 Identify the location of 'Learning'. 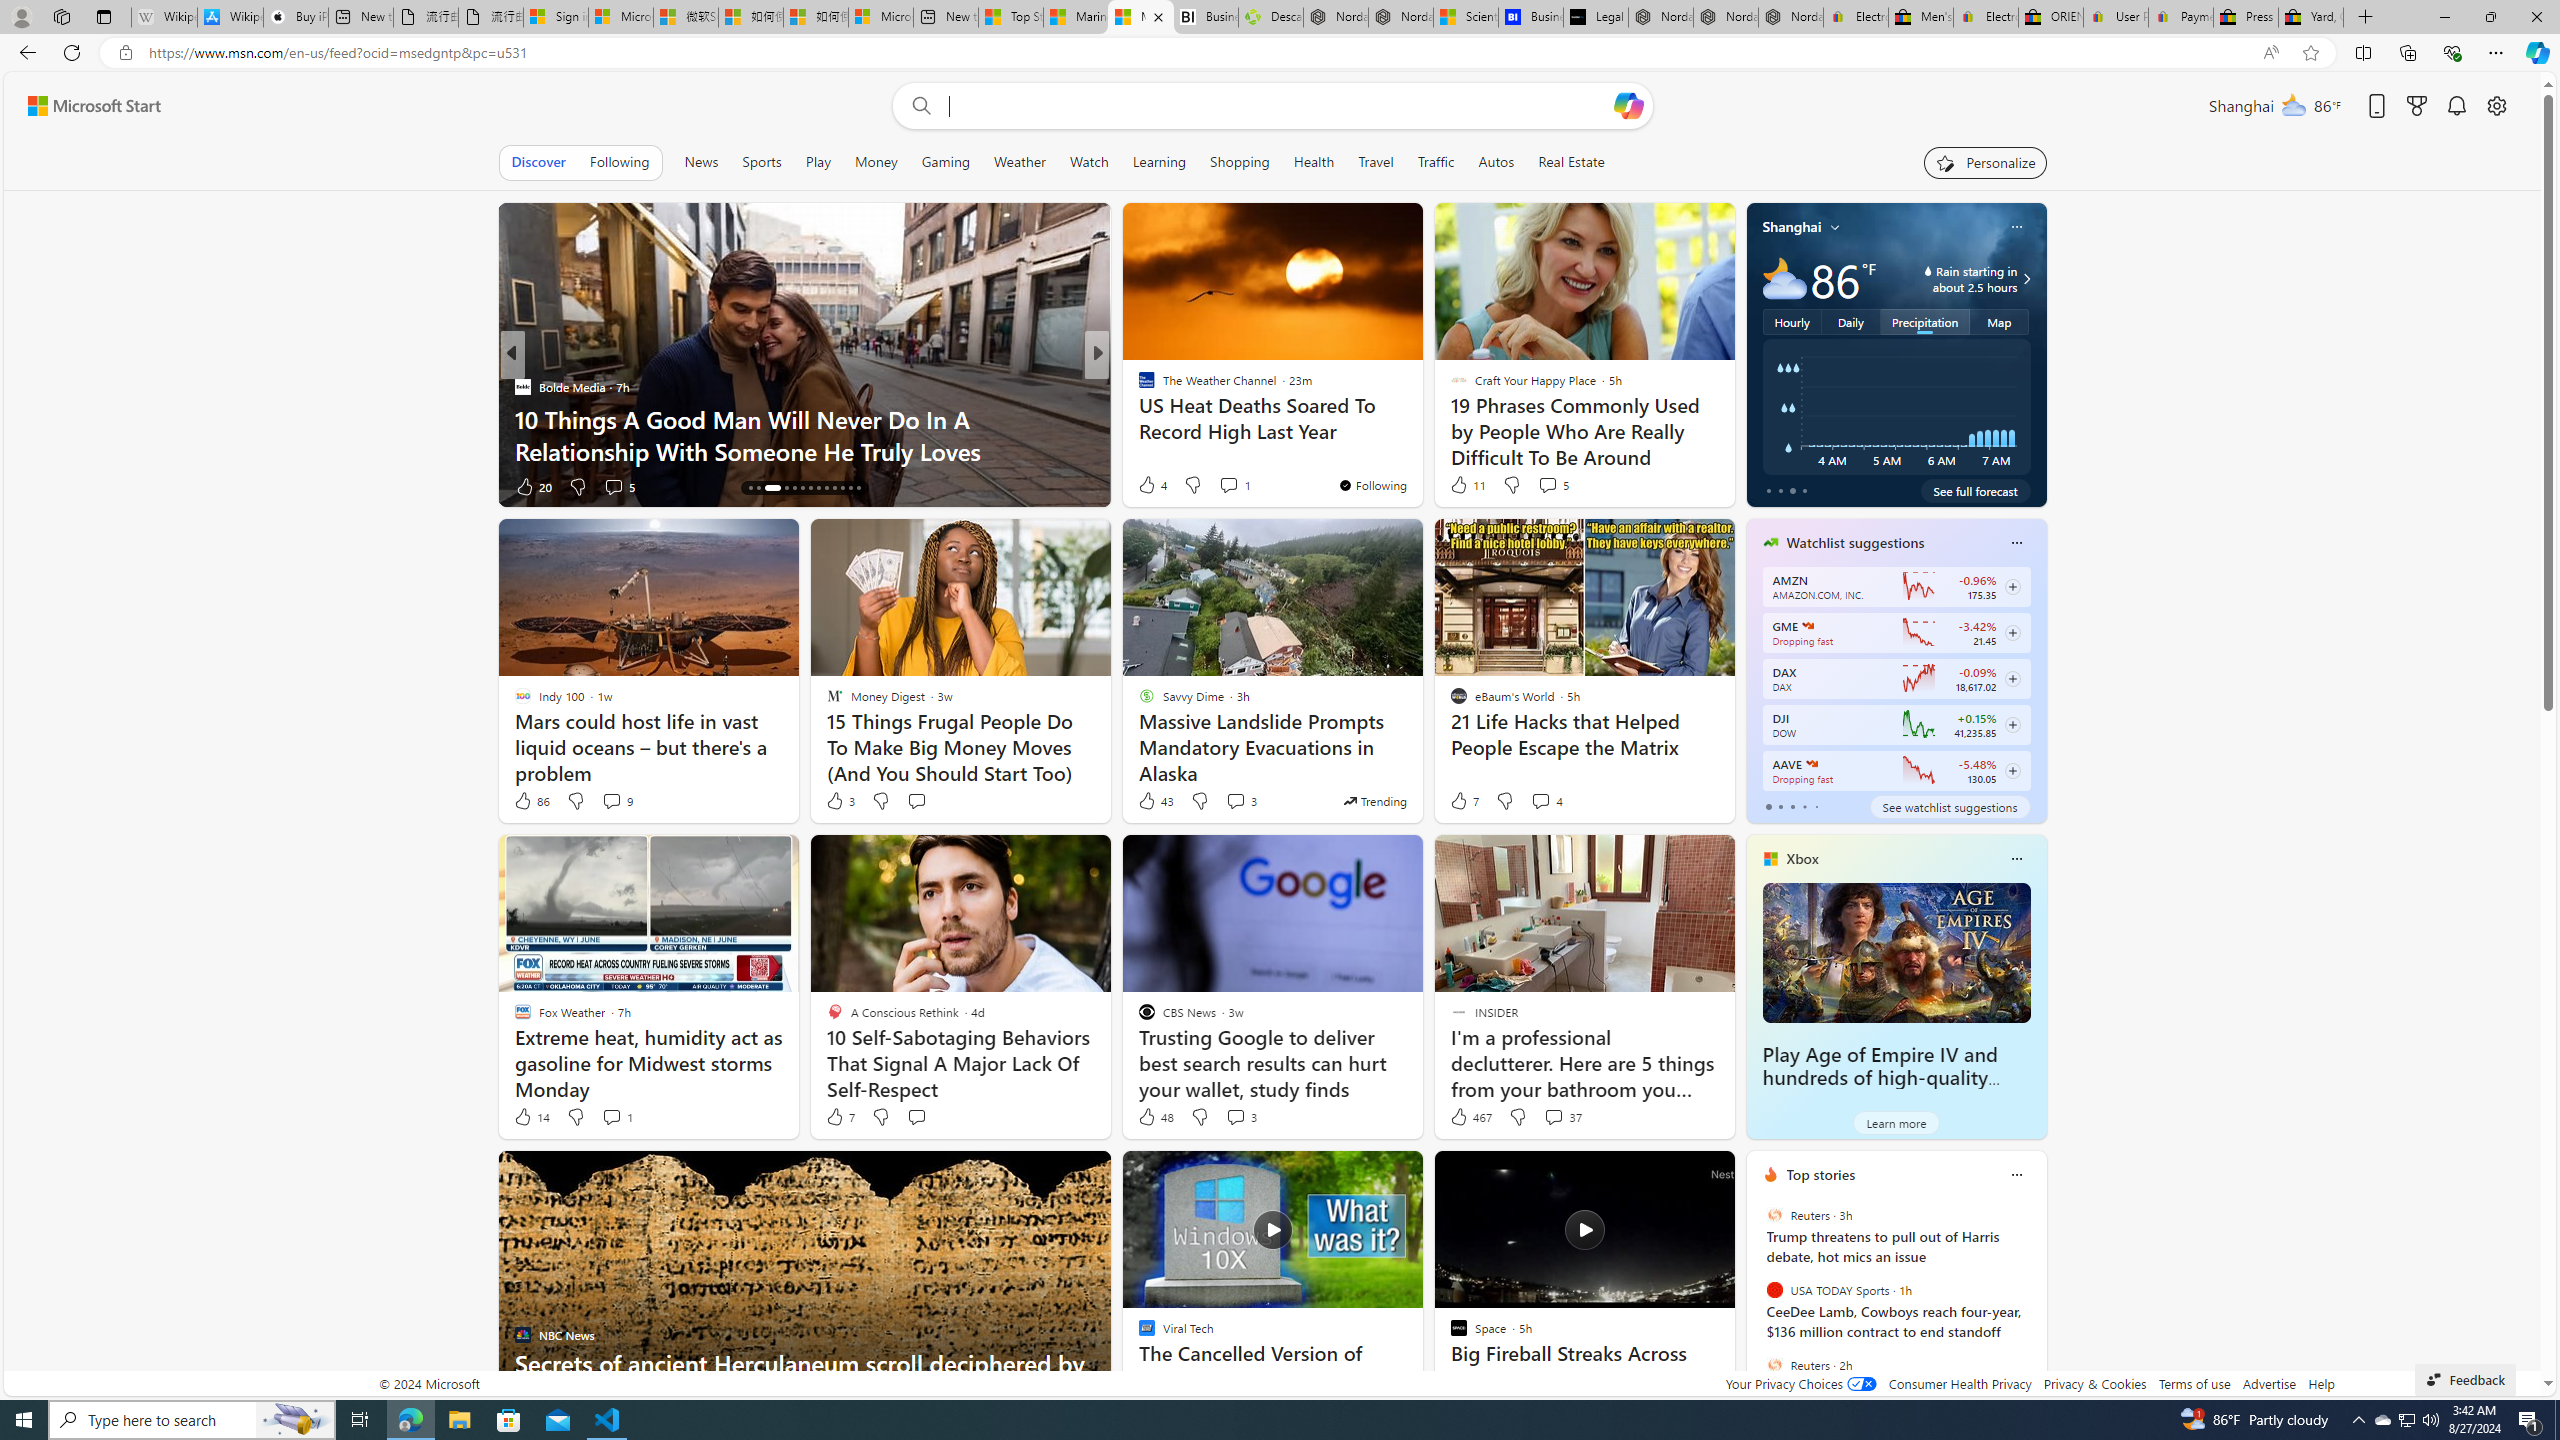
(1157, 161).